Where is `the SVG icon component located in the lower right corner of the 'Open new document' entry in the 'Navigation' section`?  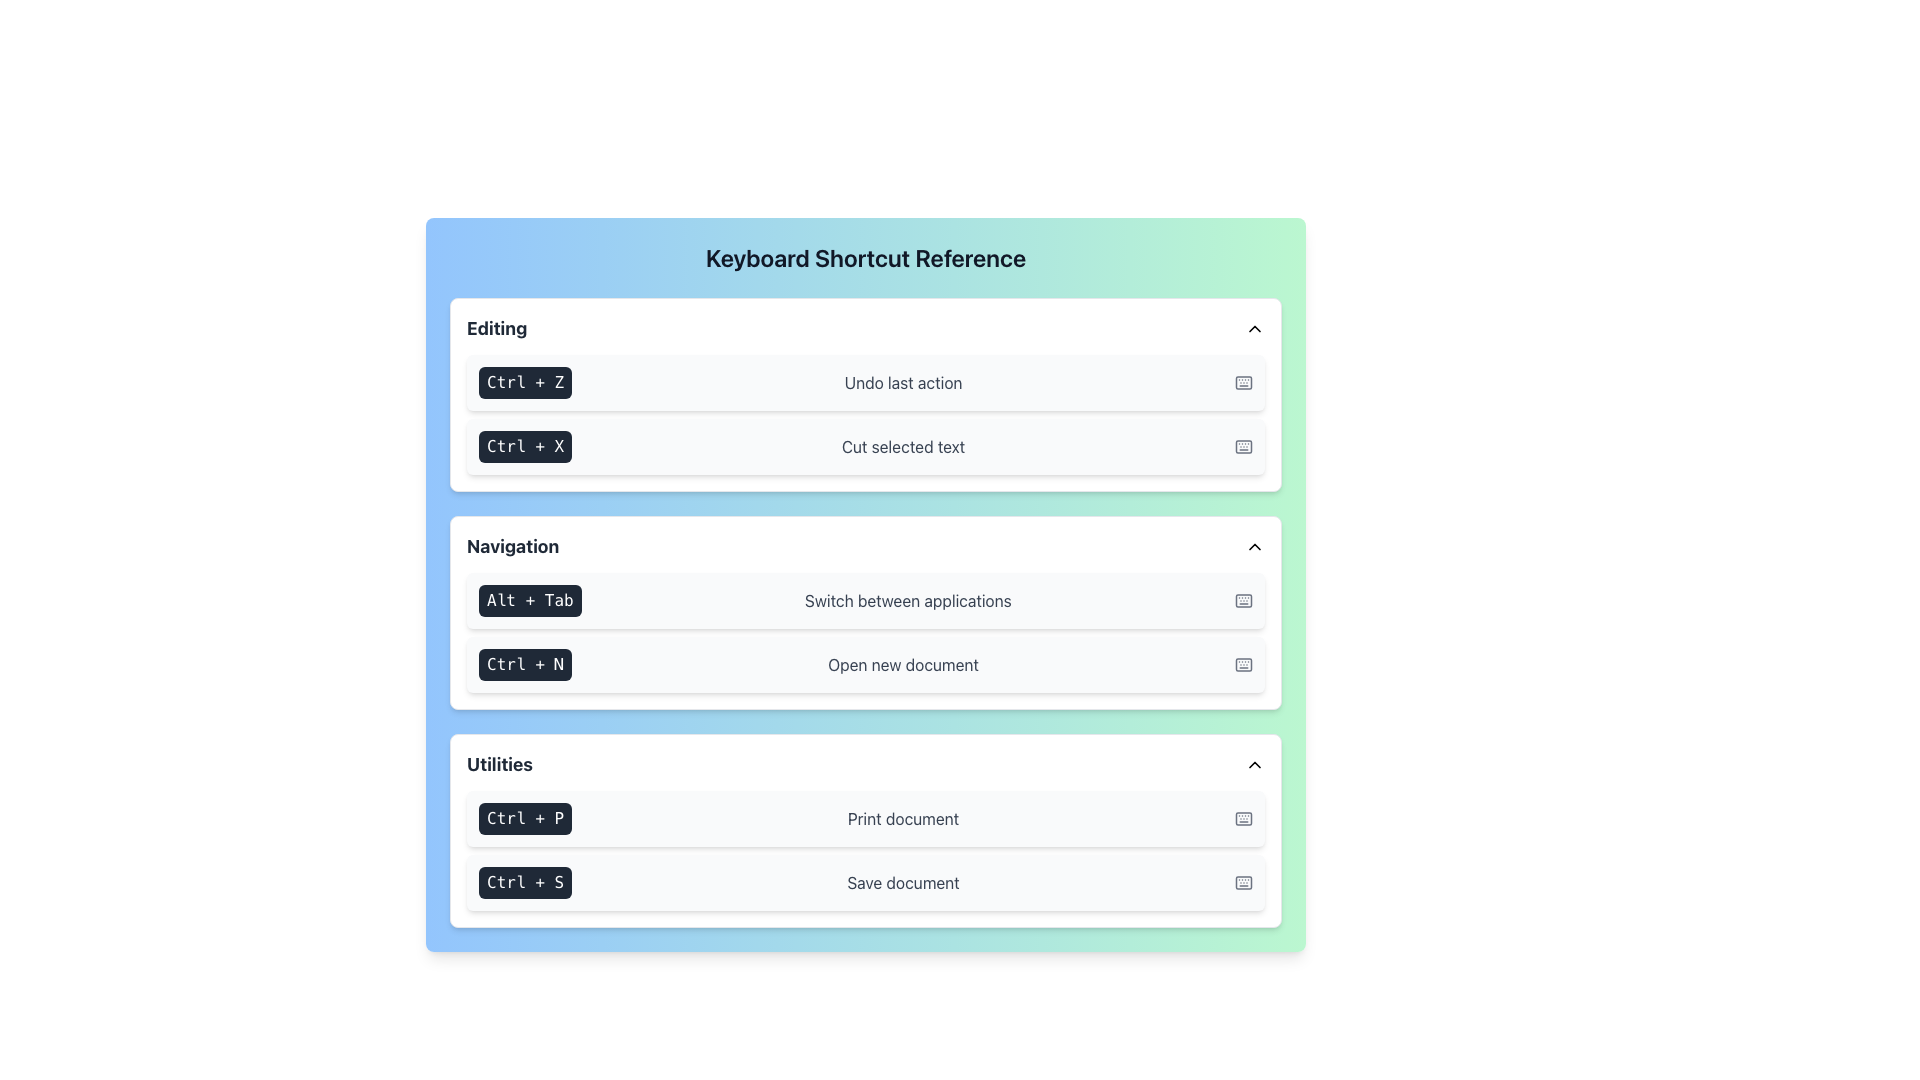
the SVG icon component located in the lower right corner of the 'Open new document' entry in the 'Navigation' section is located at coordinates (1242, 664).